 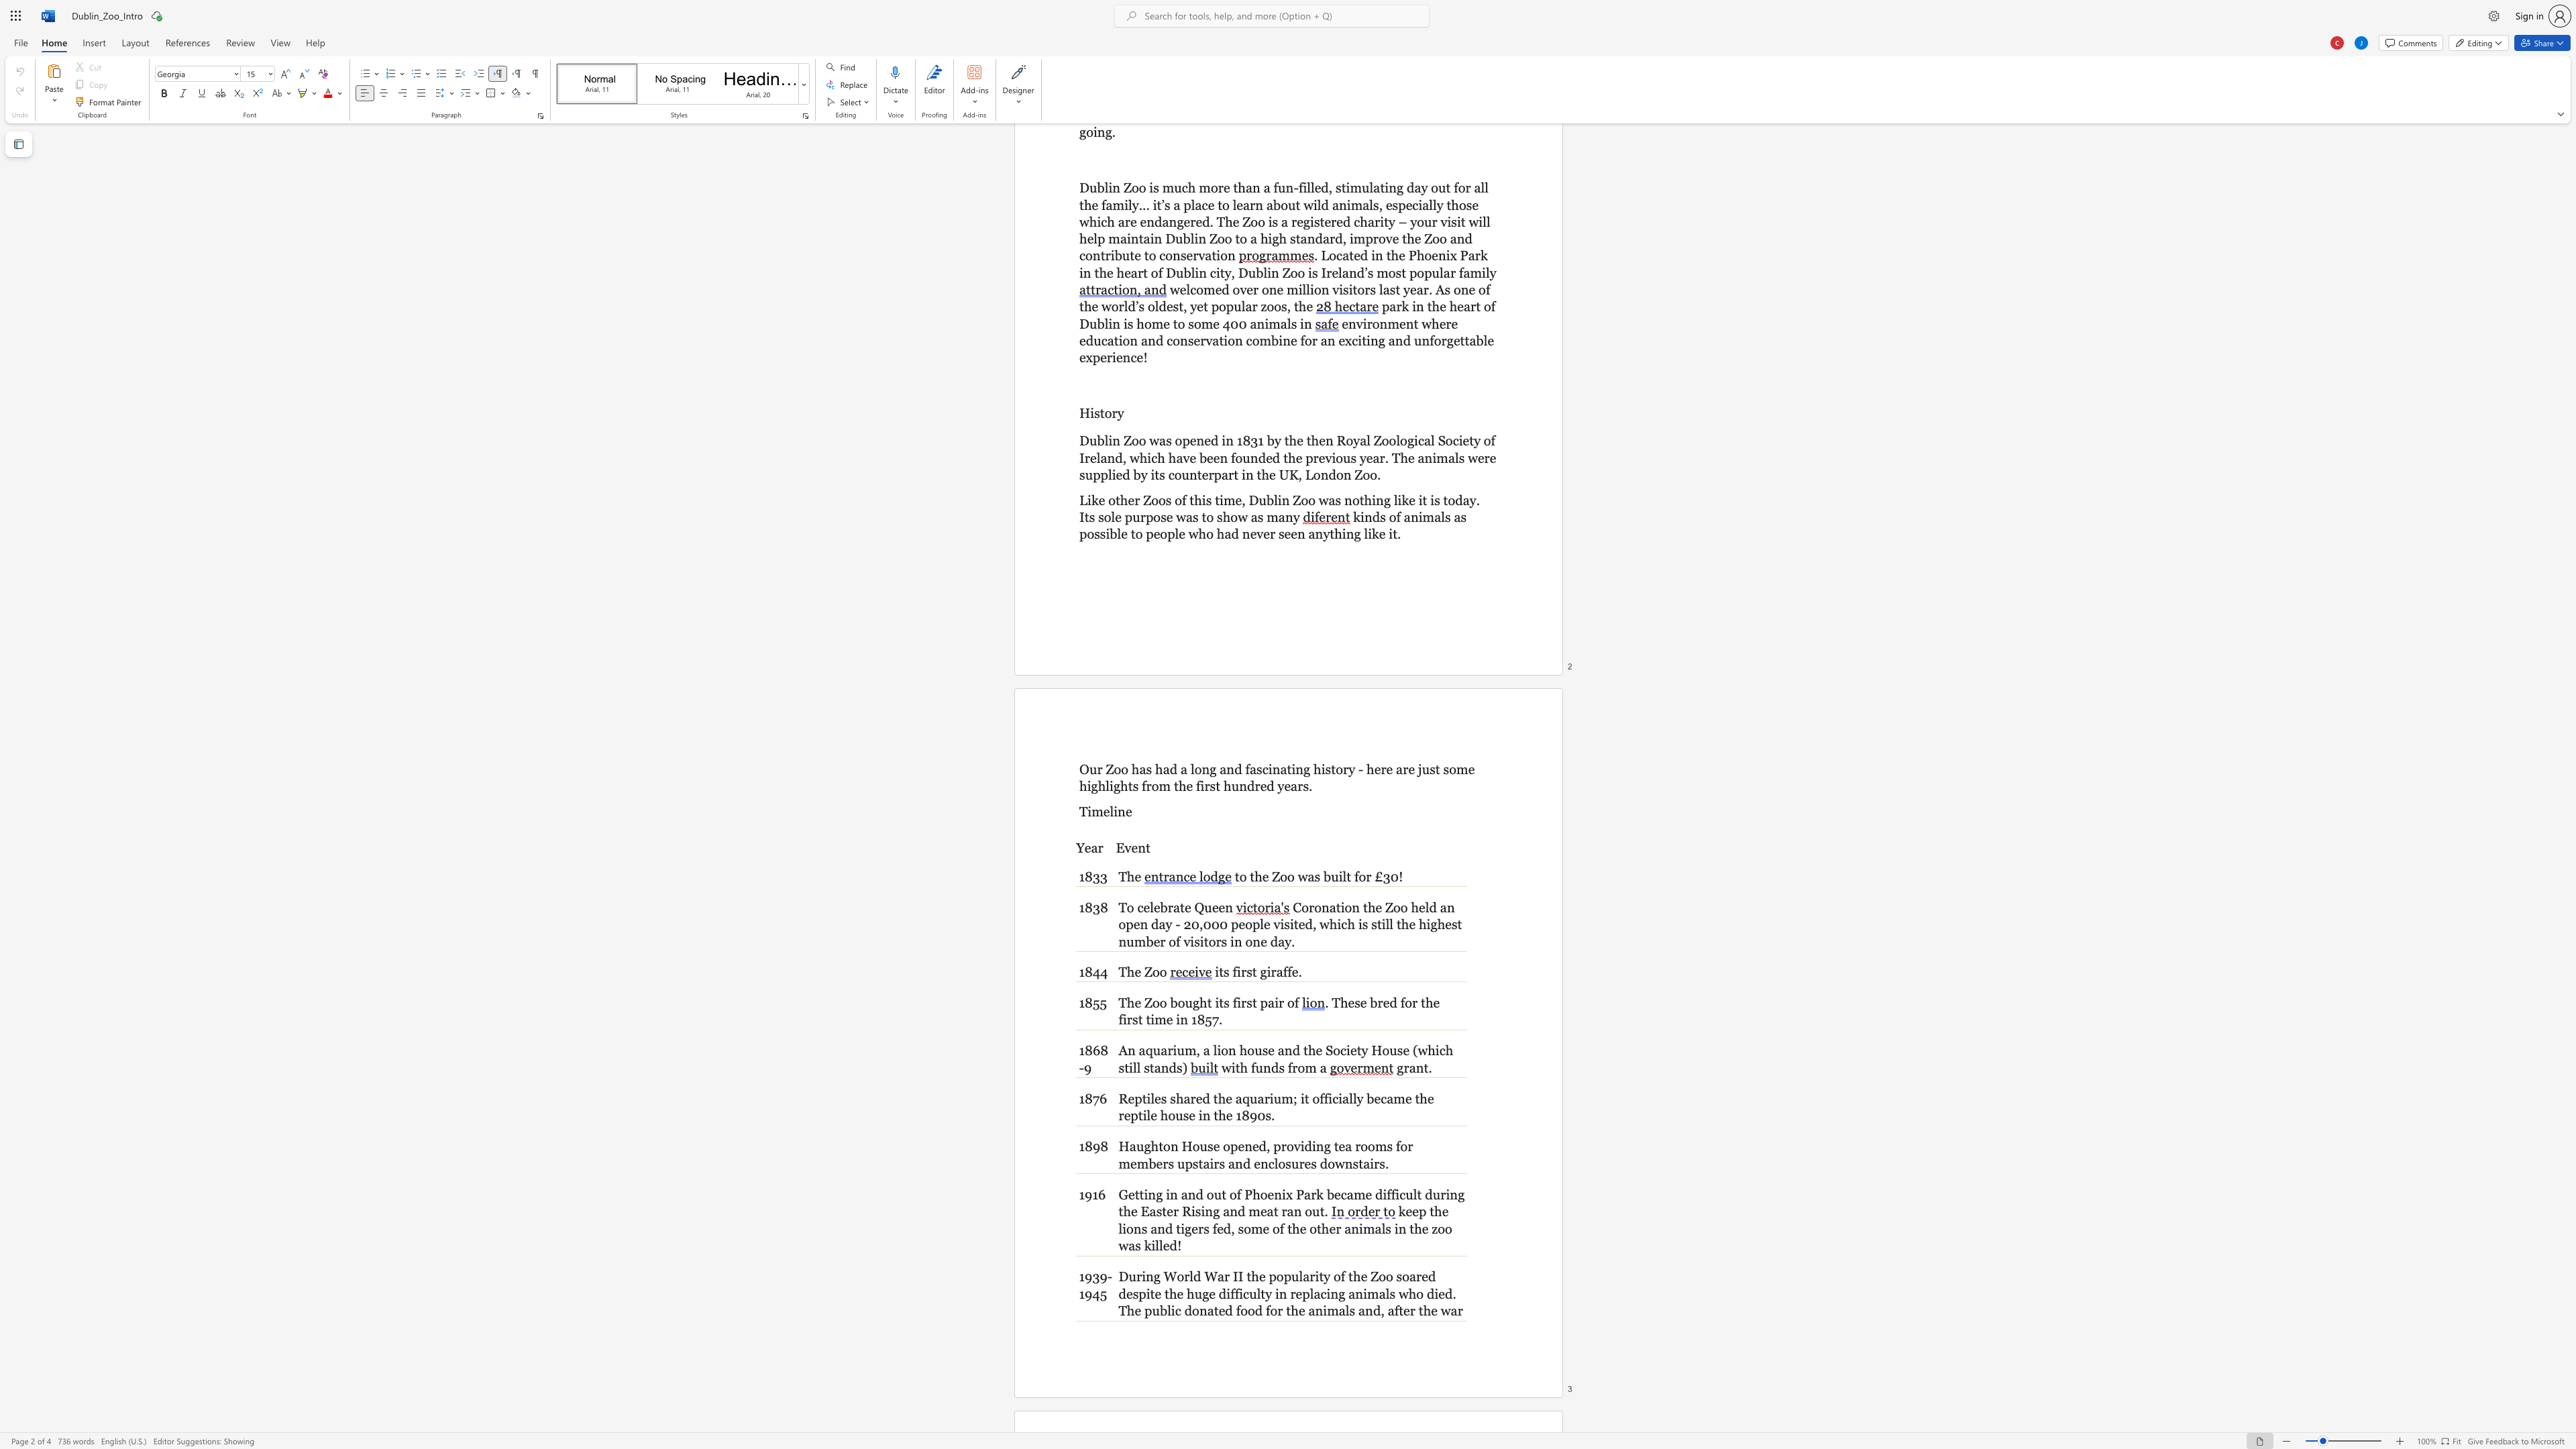 I want to click on the subset text "s fed, some of the other animals in" within the text "keep the lions and tigers fed, some of the other animals in the zoo was killed!", so click(x=1203, y=1227).